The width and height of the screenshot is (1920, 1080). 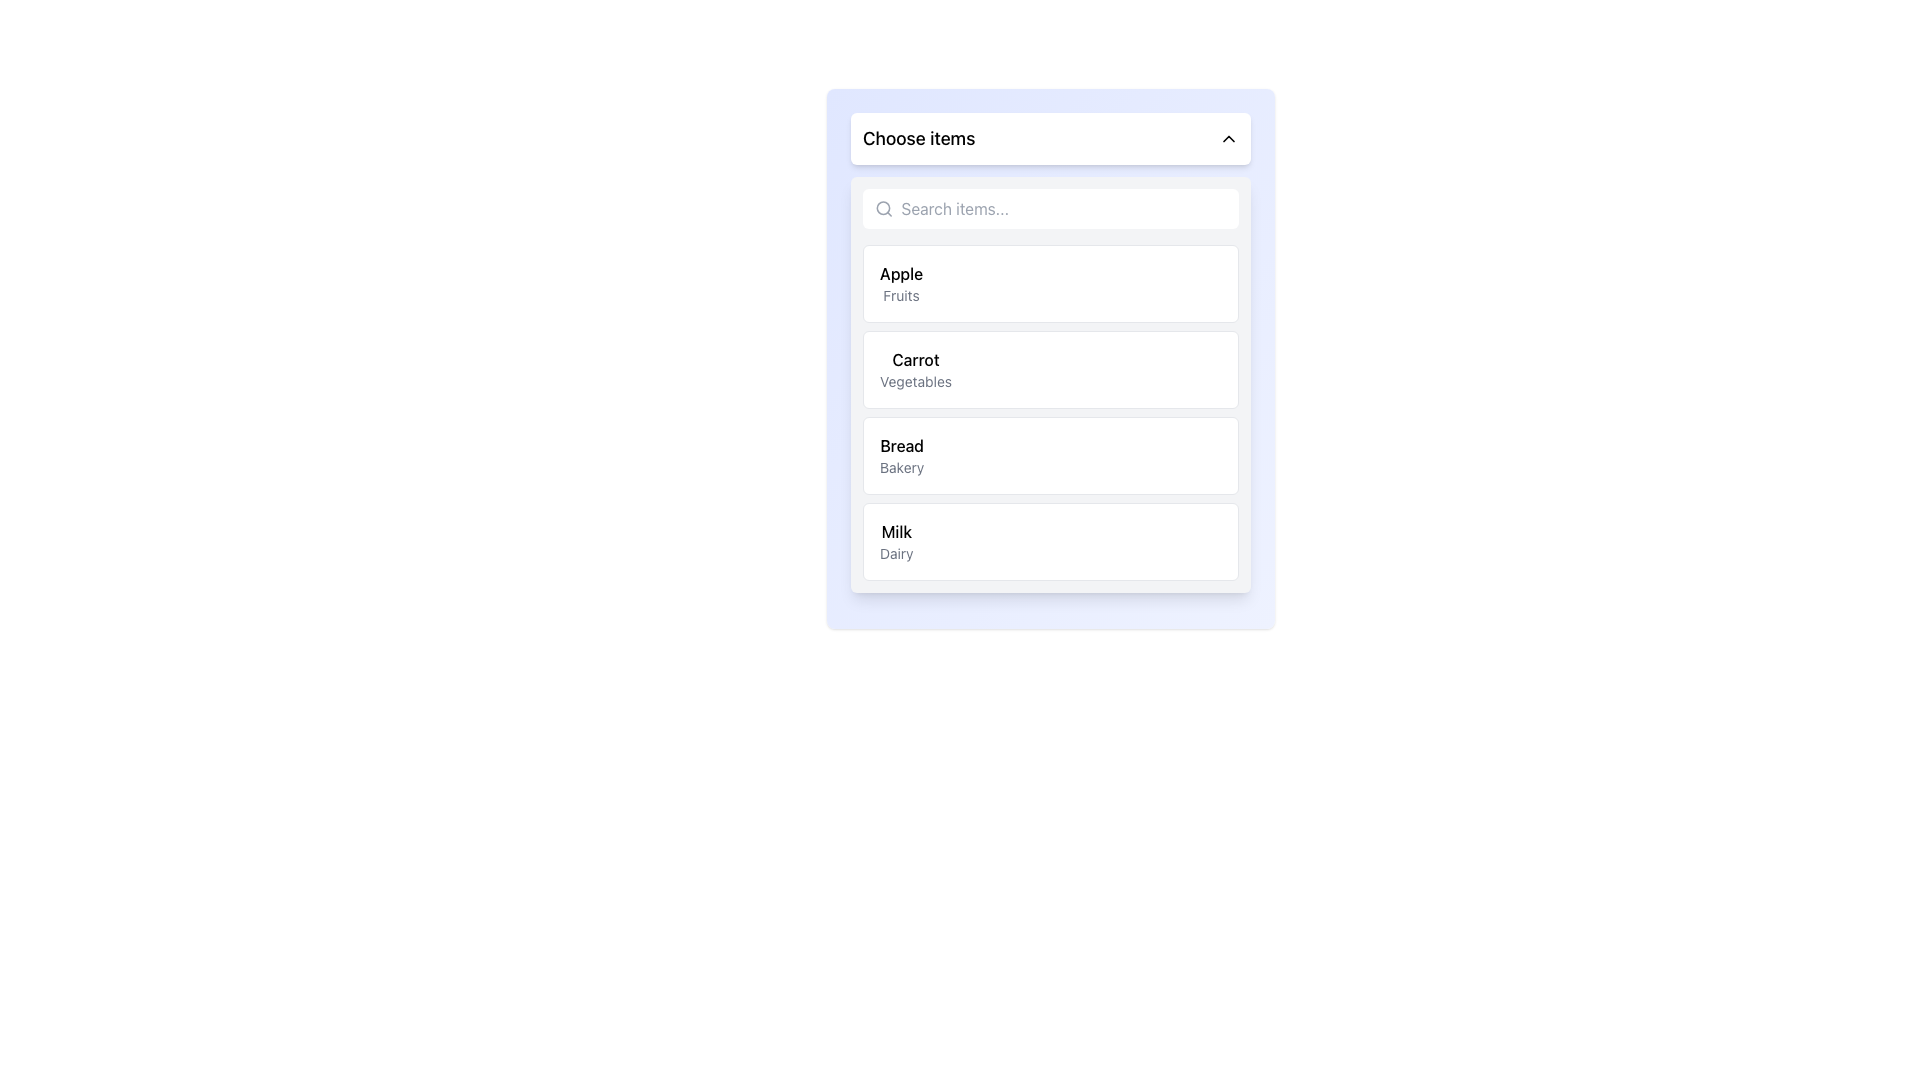 I want to click on the white rectangular card featuring 'Carrot' in bold and 'Vegetables' in smaller font, so click(x=1050, y=370).